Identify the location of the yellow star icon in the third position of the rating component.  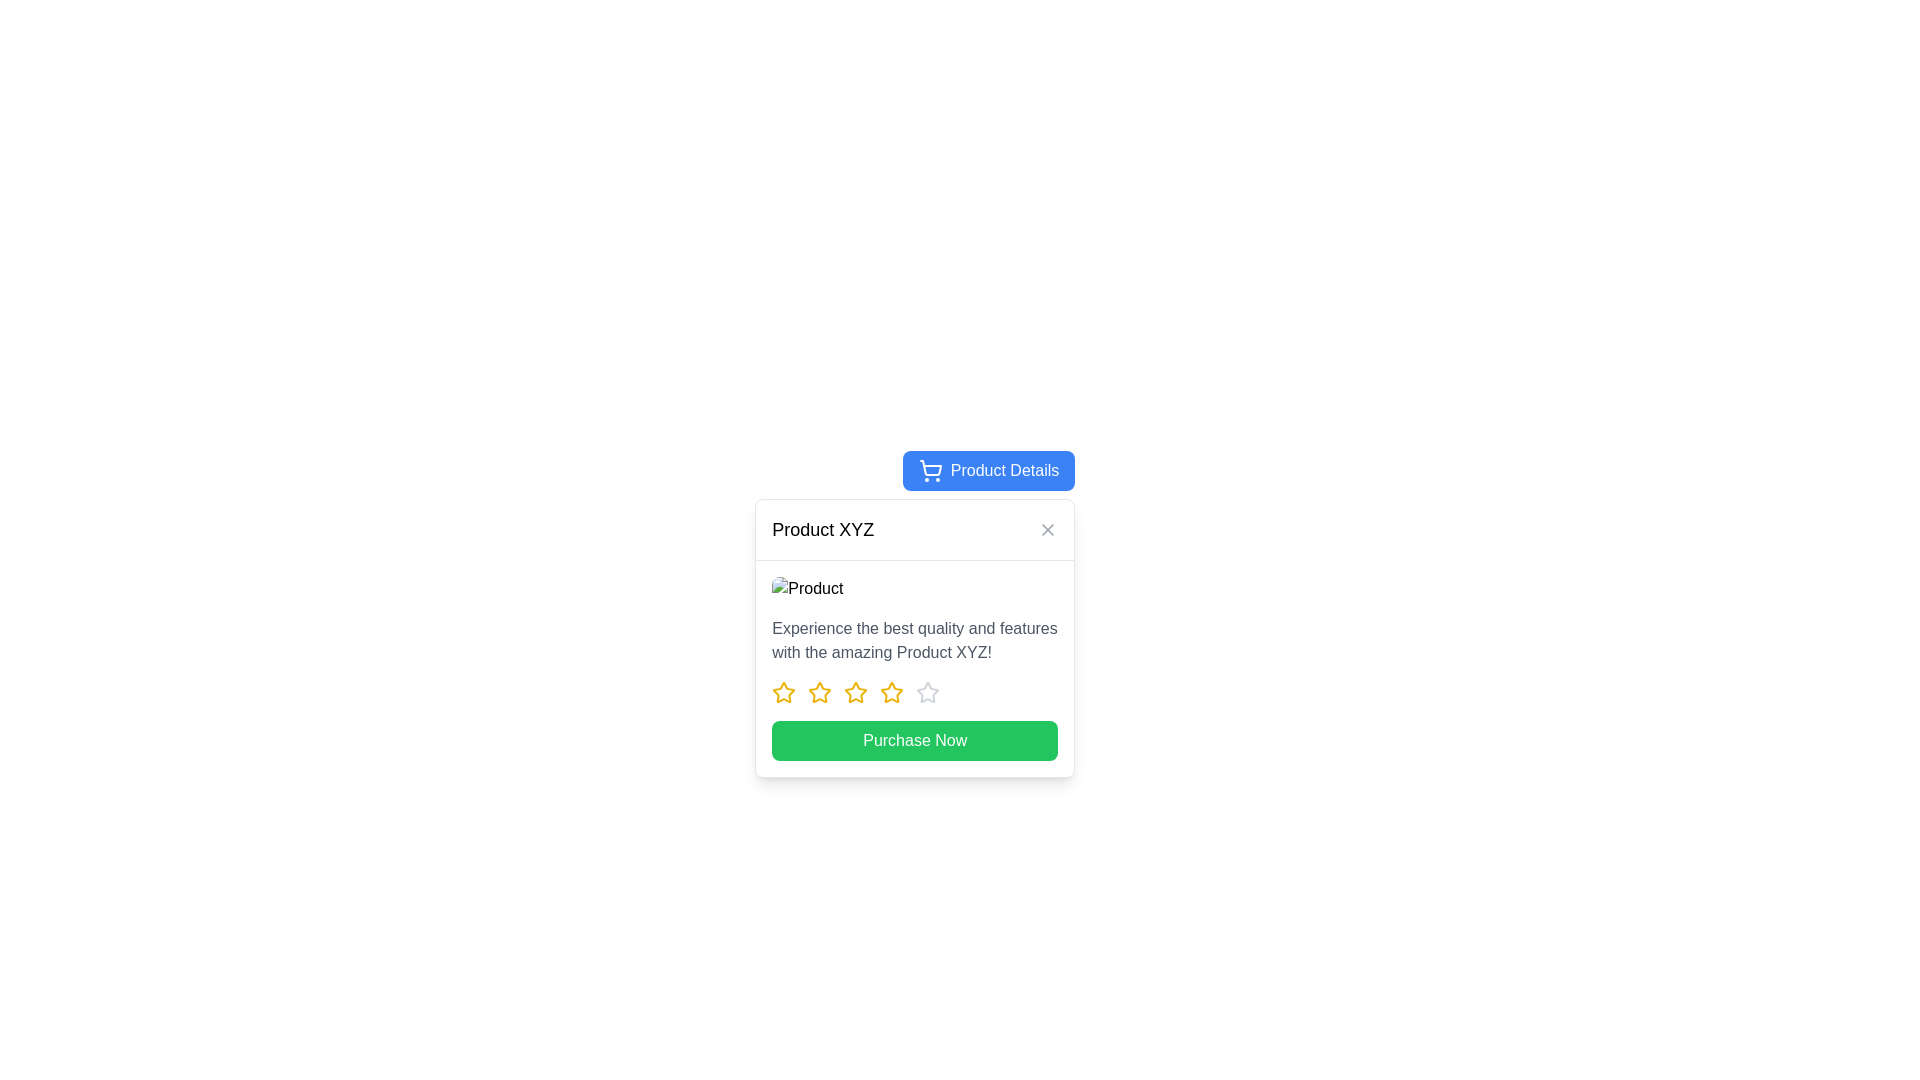
(820, 692).